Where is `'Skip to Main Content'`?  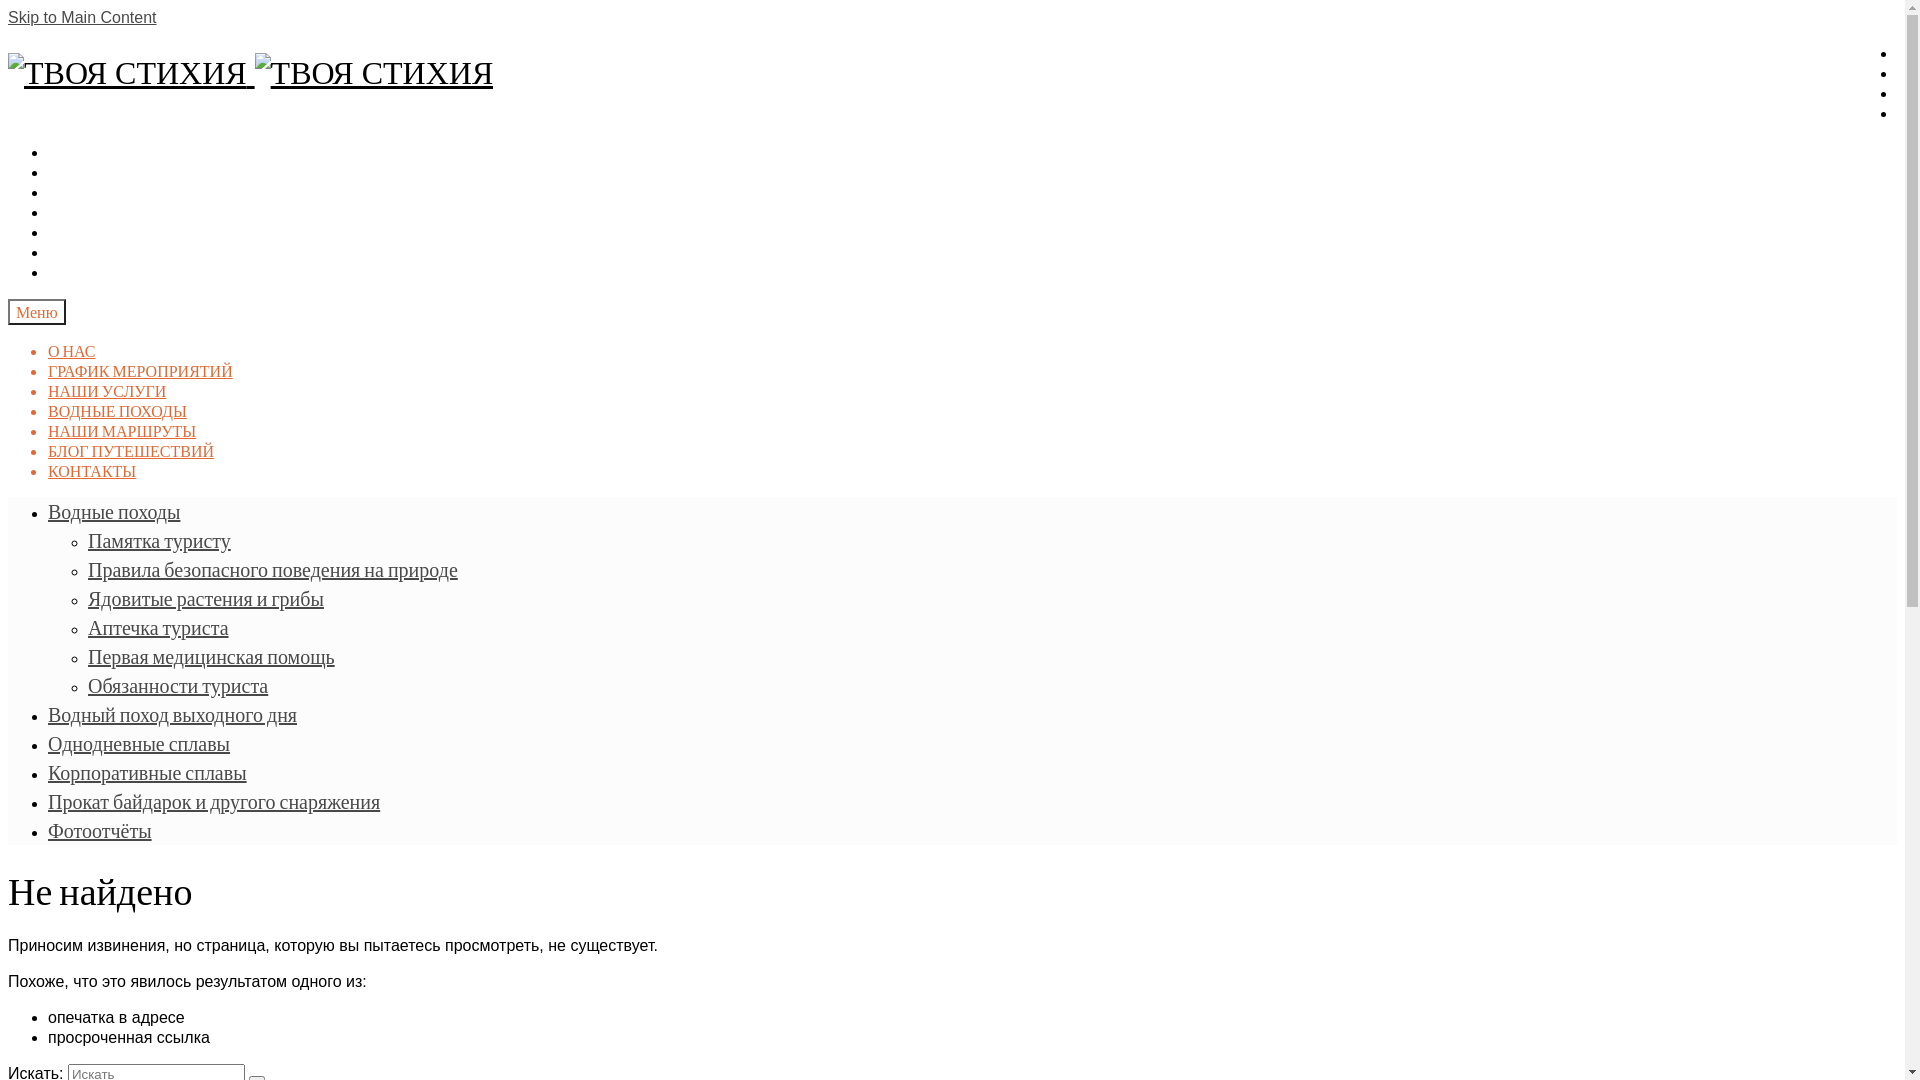 'Skip to Main Content' is located at coordinates (81, 17).